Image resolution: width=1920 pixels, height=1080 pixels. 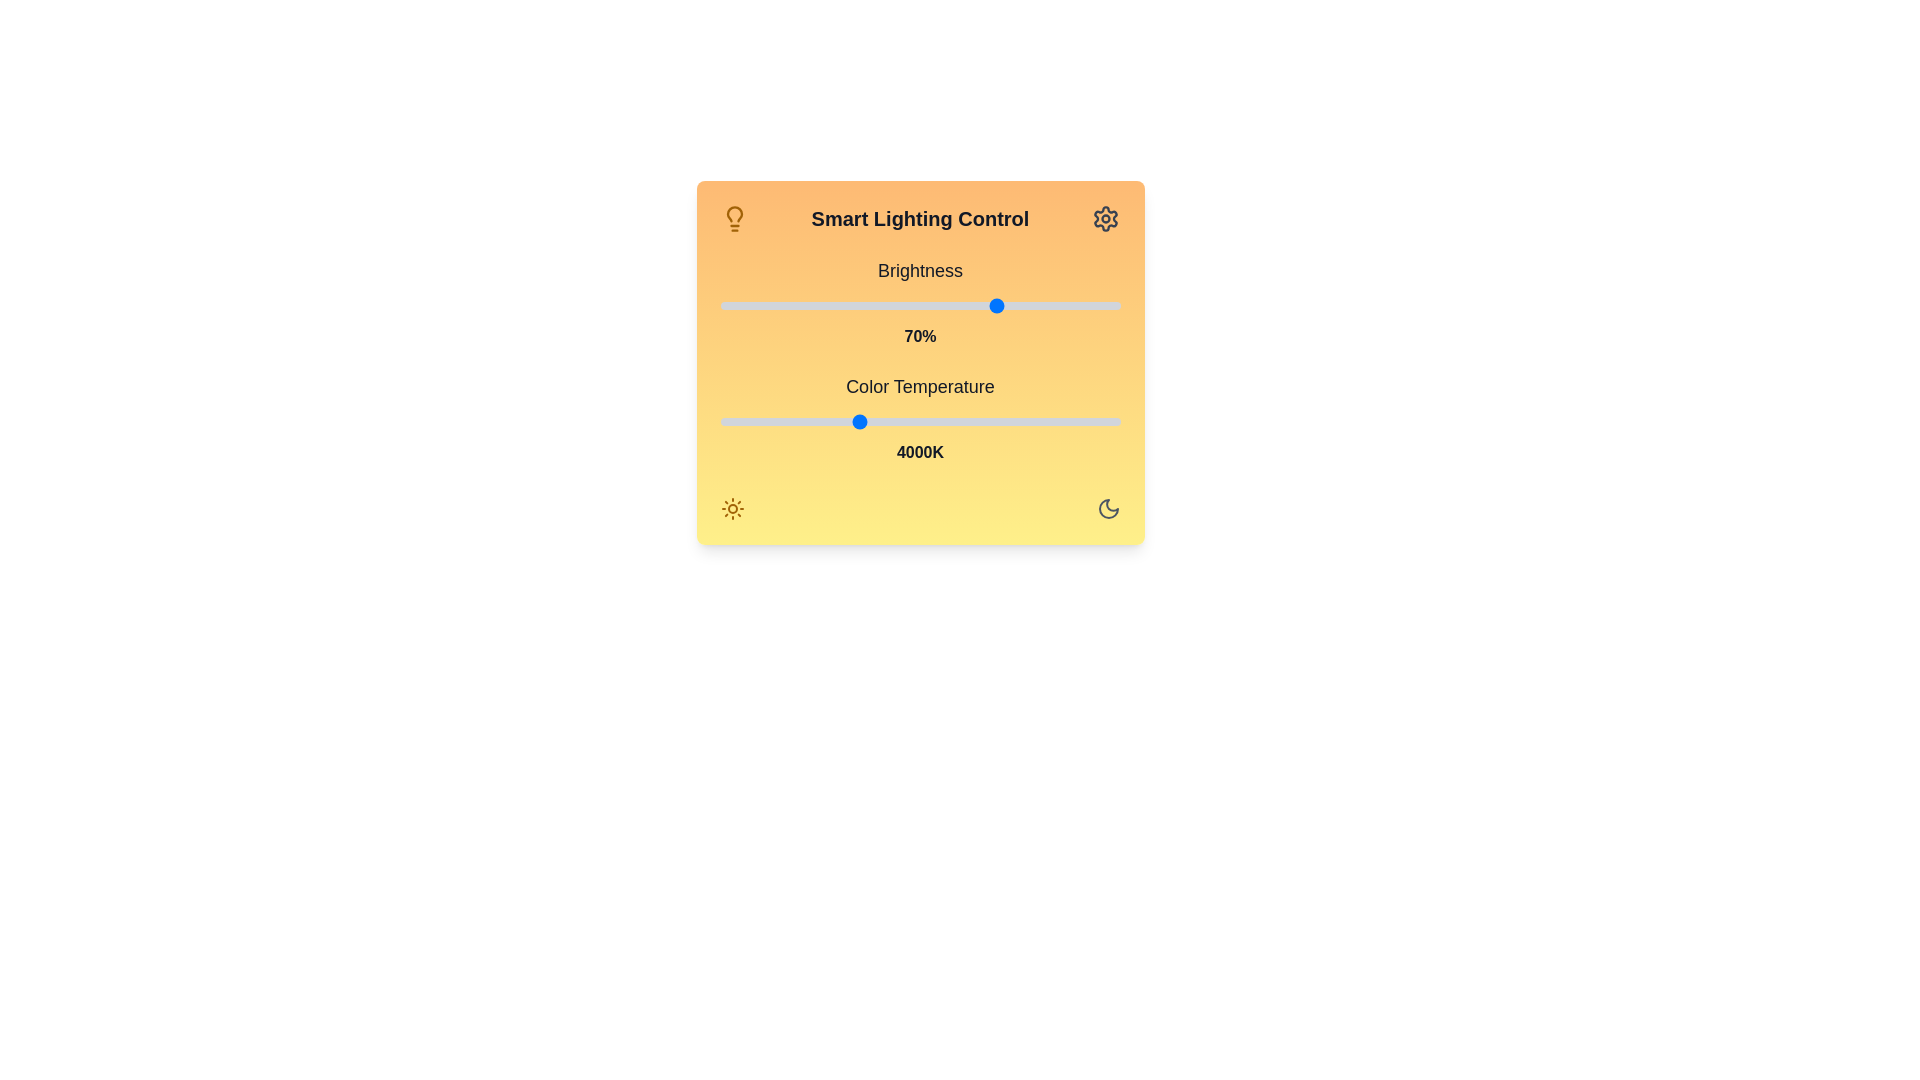 I want to click on the brightness slider to set the brightness to 73%, so click(x=1012, y=305).